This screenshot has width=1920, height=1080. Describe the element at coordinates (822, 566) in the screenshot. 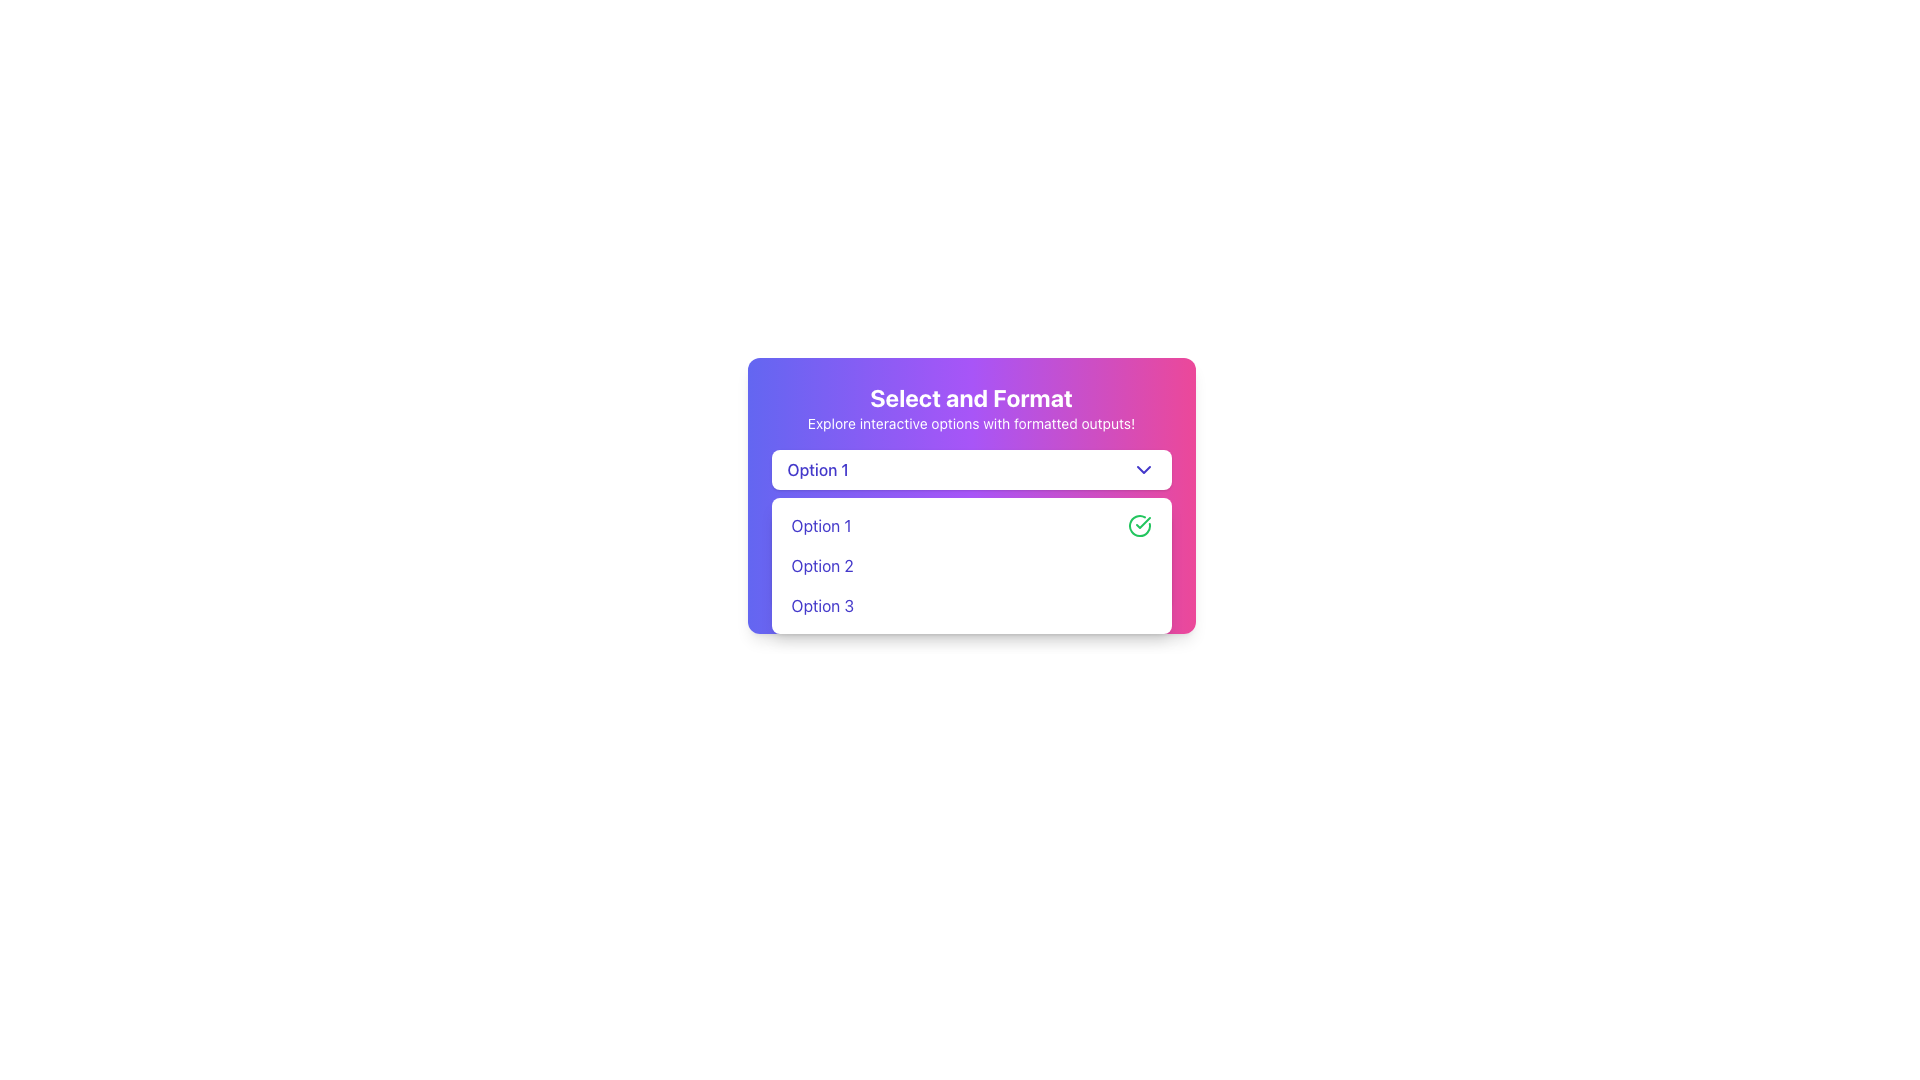

I see `the 'Option 2' text label in the dropdown menu` at that location.